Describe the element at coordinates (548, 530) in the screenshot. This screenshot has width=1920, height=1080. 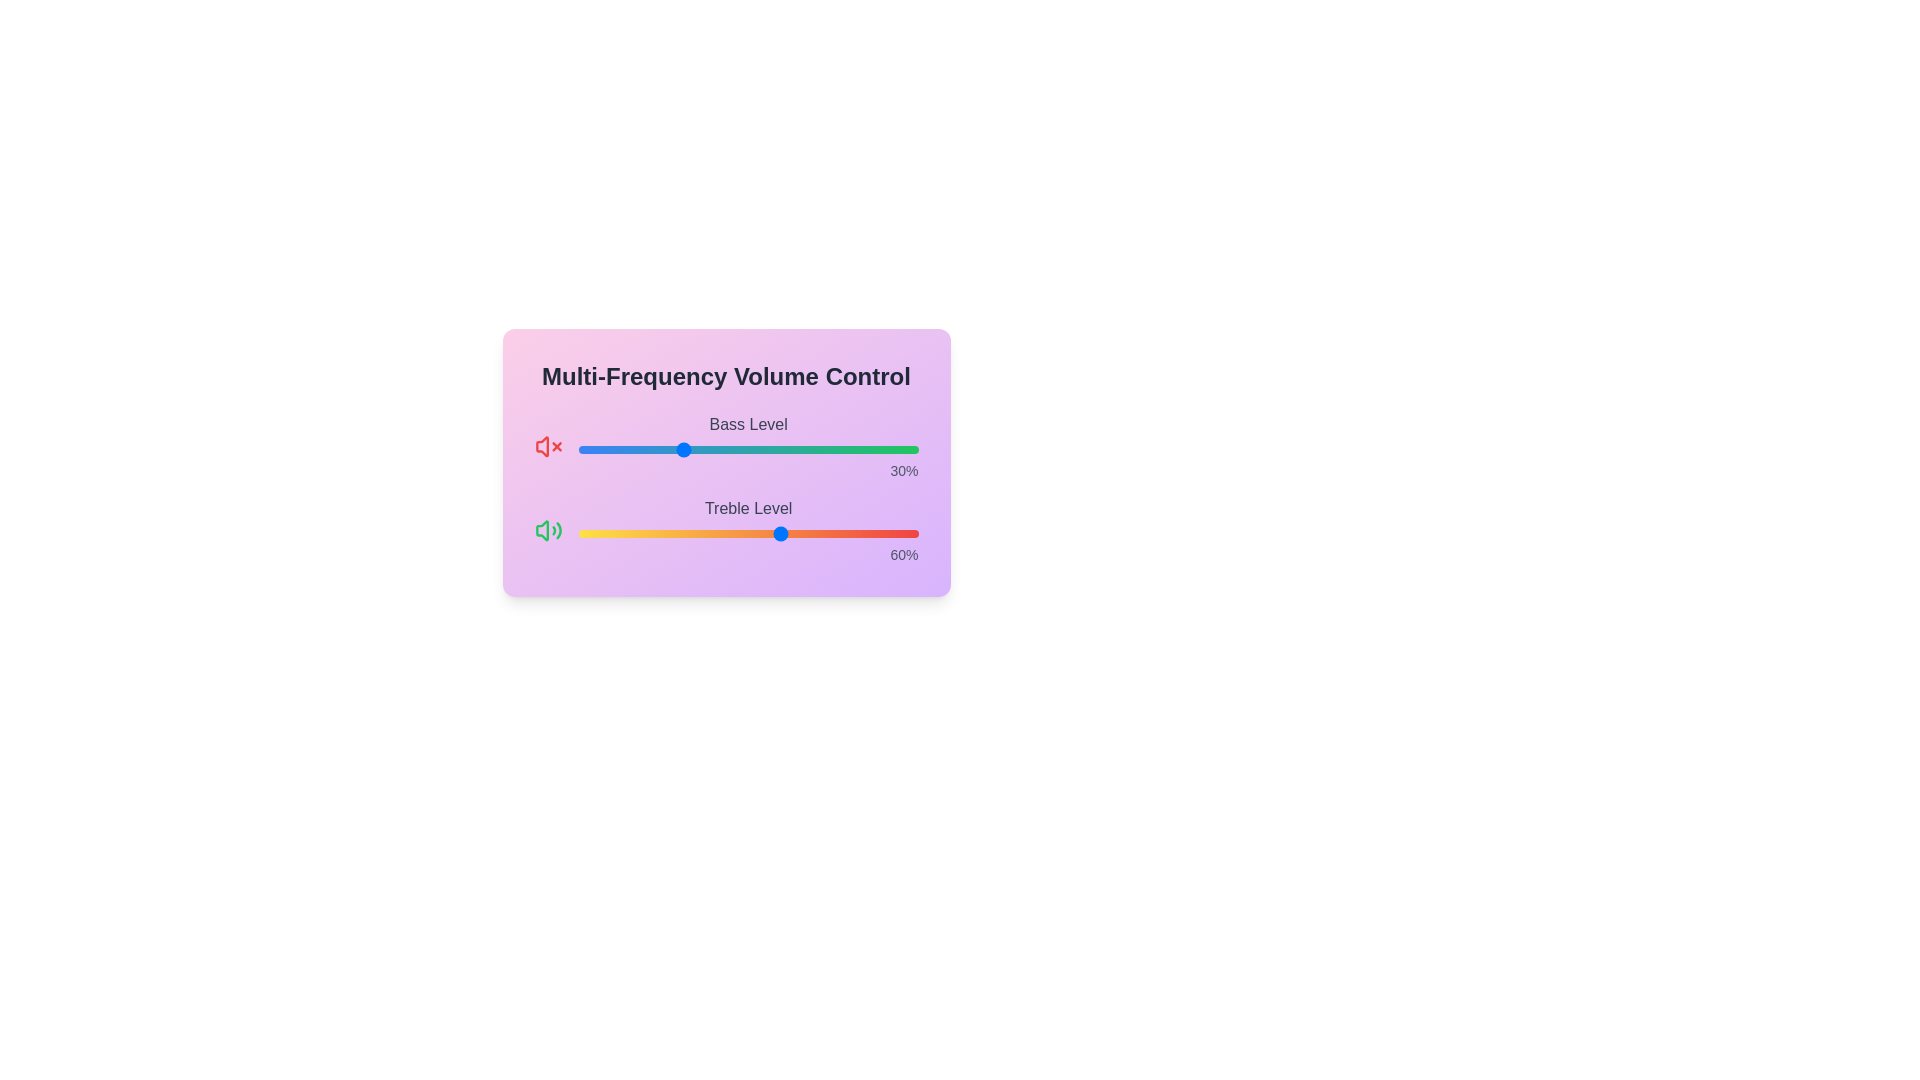
I see `the sound icon for treble` at that location.